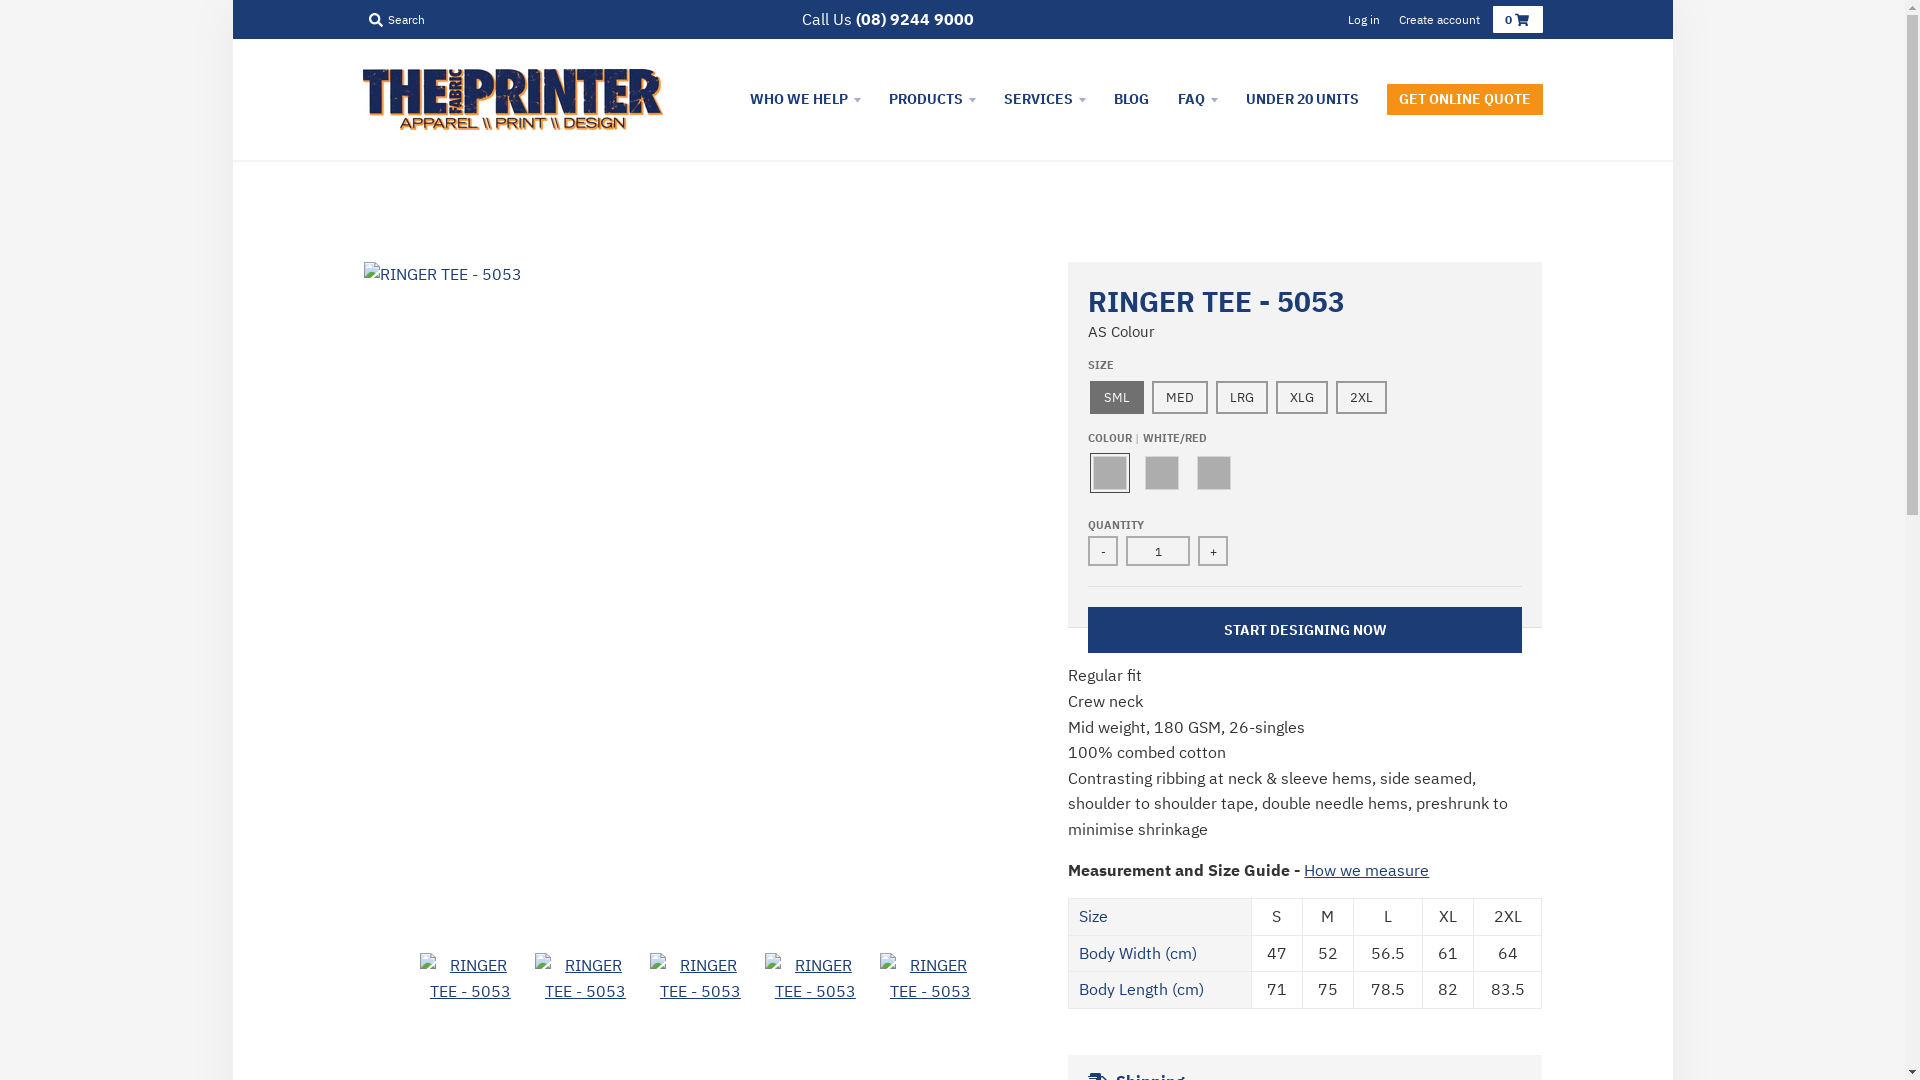 The width and height of the screenshot is (1920, 1080). What do you see at coordinates (1301, 99) in the screenshot?
I see `'UNDER 20 UNITS'` at bounding box center [1301, 99].